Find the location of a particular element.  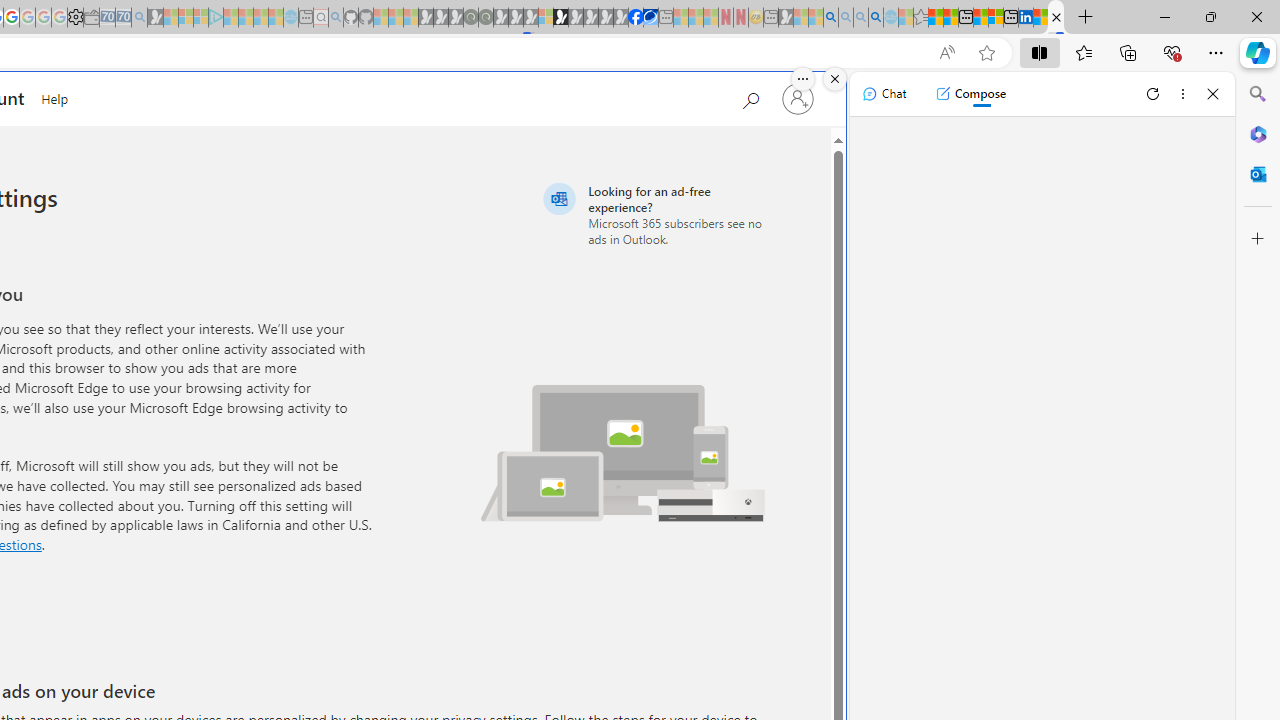

'Sign in to your account - Sleeping' is located at coordinates (545, 17).